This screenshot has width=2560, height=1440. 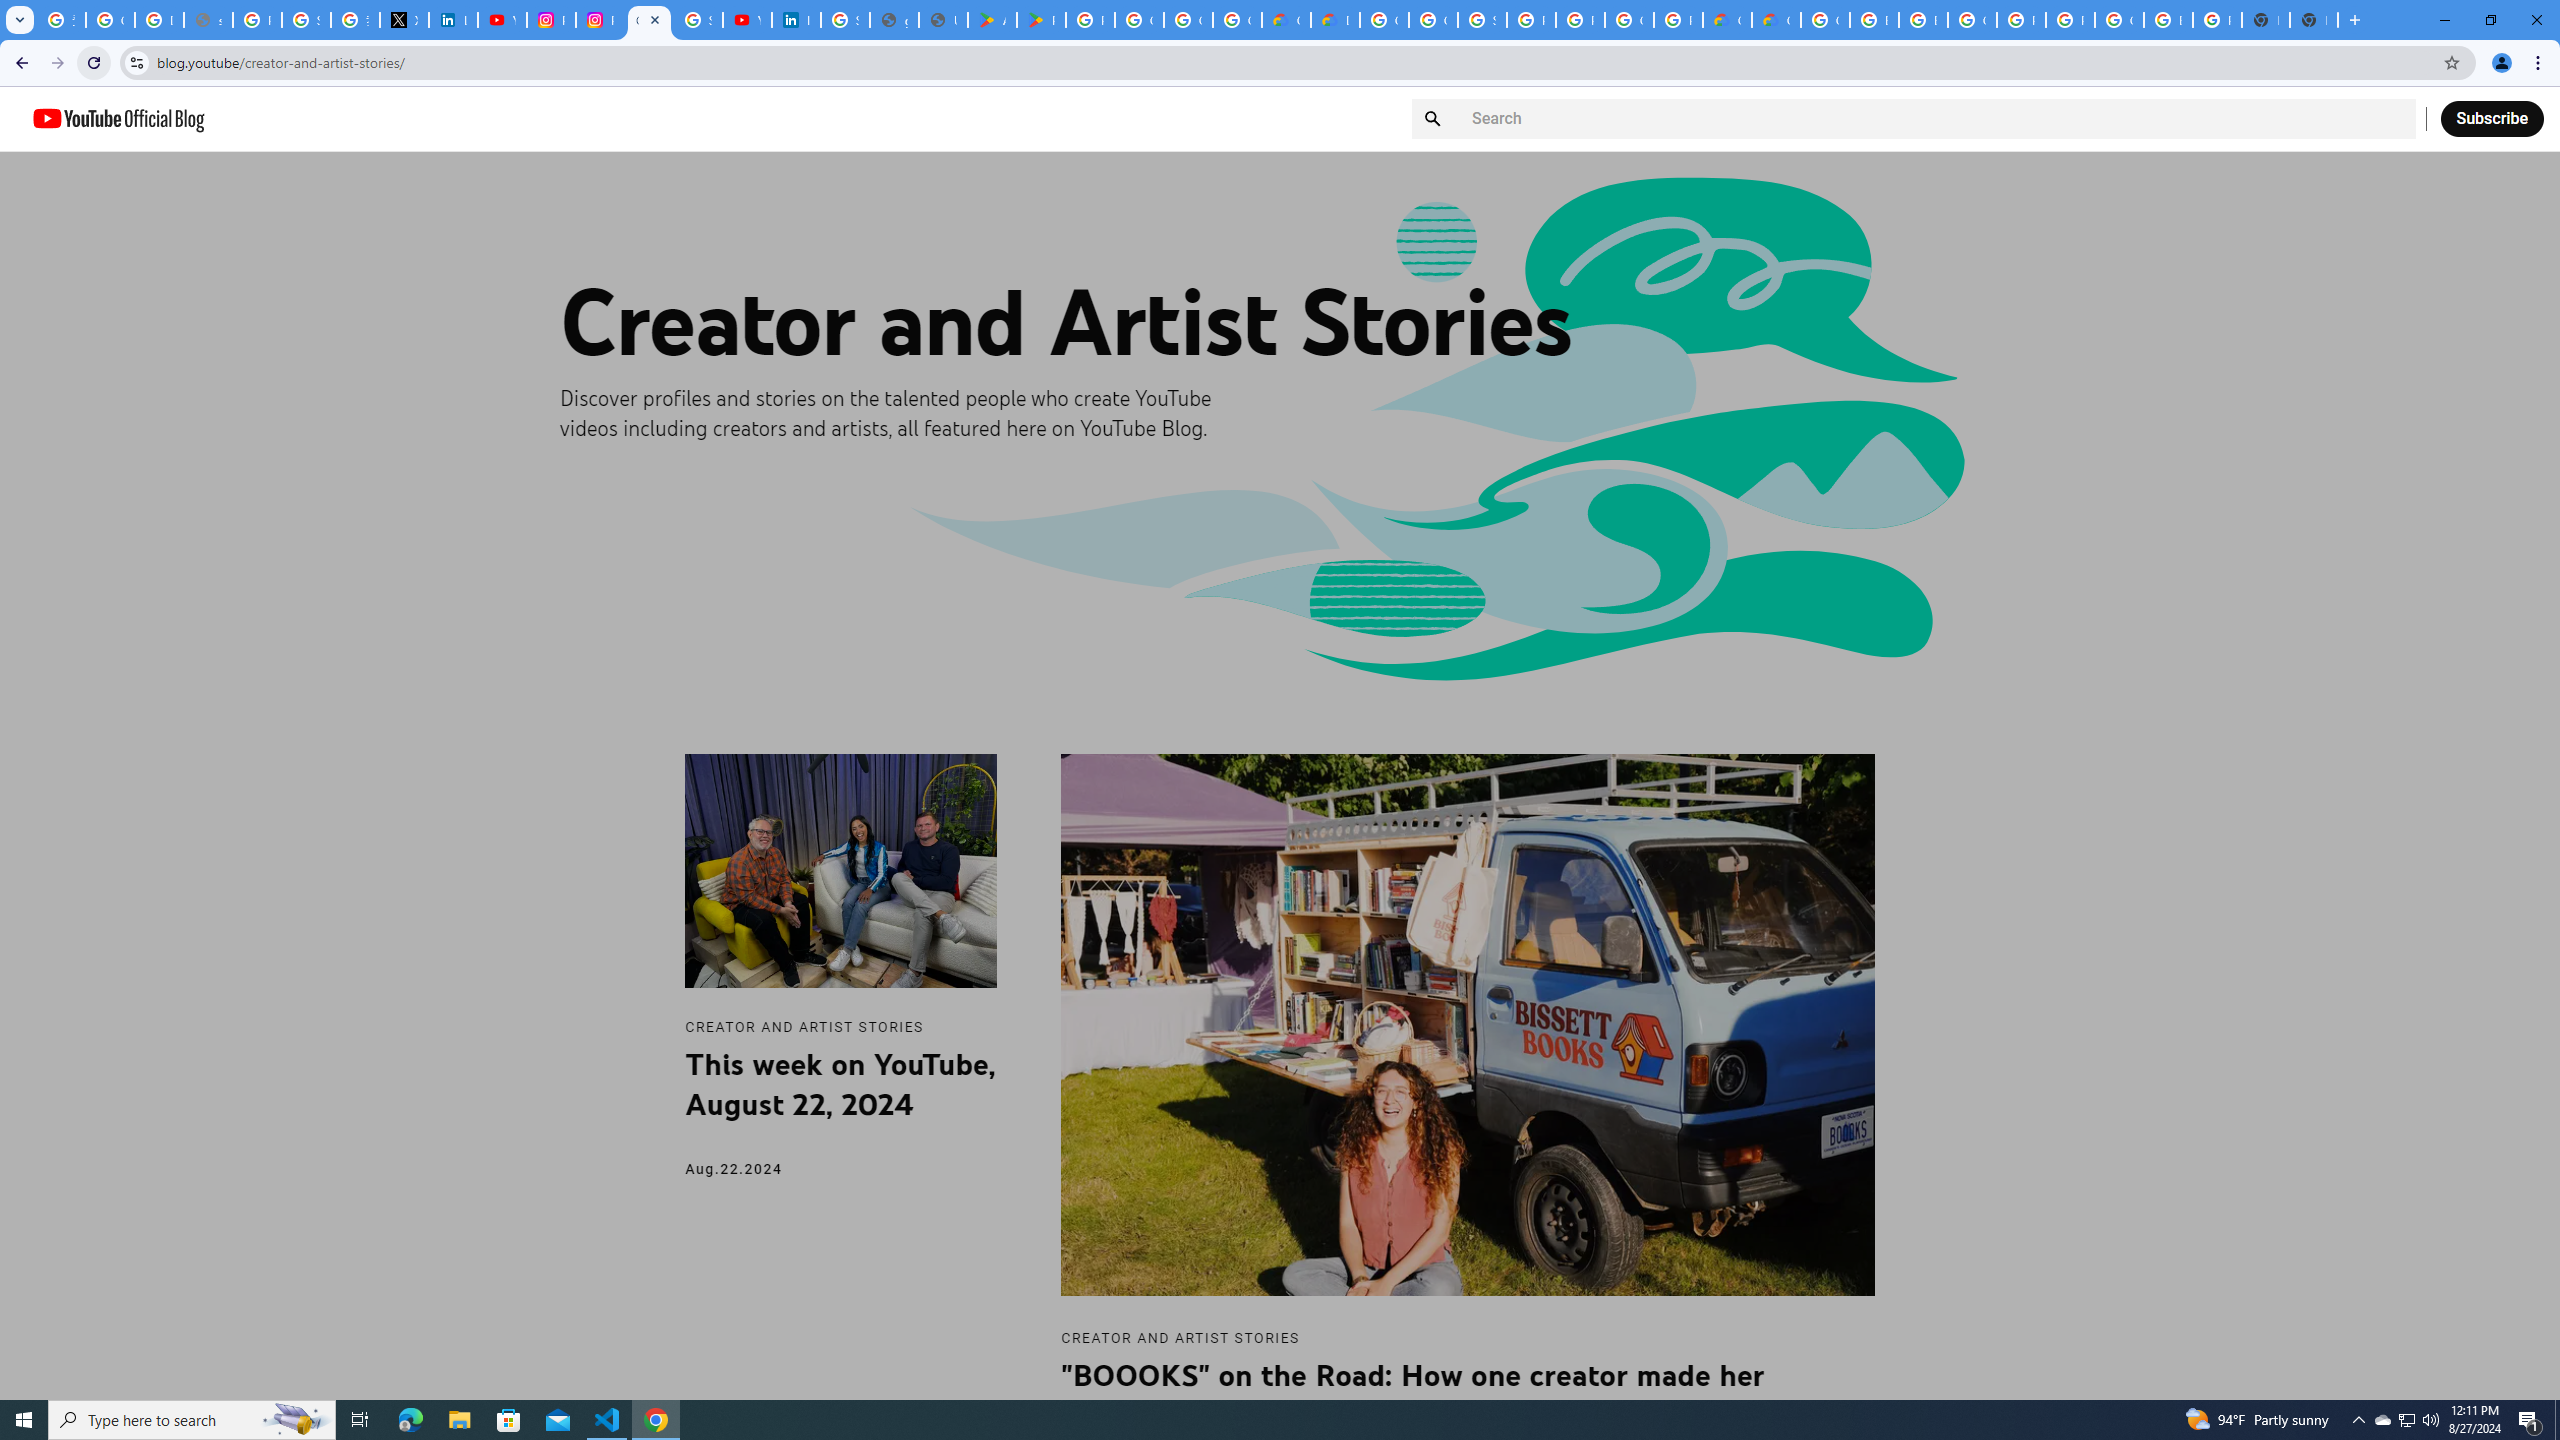 What do you see at coordinates (1872, 19) in the screenshot?
I see `'Browse Chrome as a guest - Computer - Google Chrome Help'` at bounding box center [1872, 19].